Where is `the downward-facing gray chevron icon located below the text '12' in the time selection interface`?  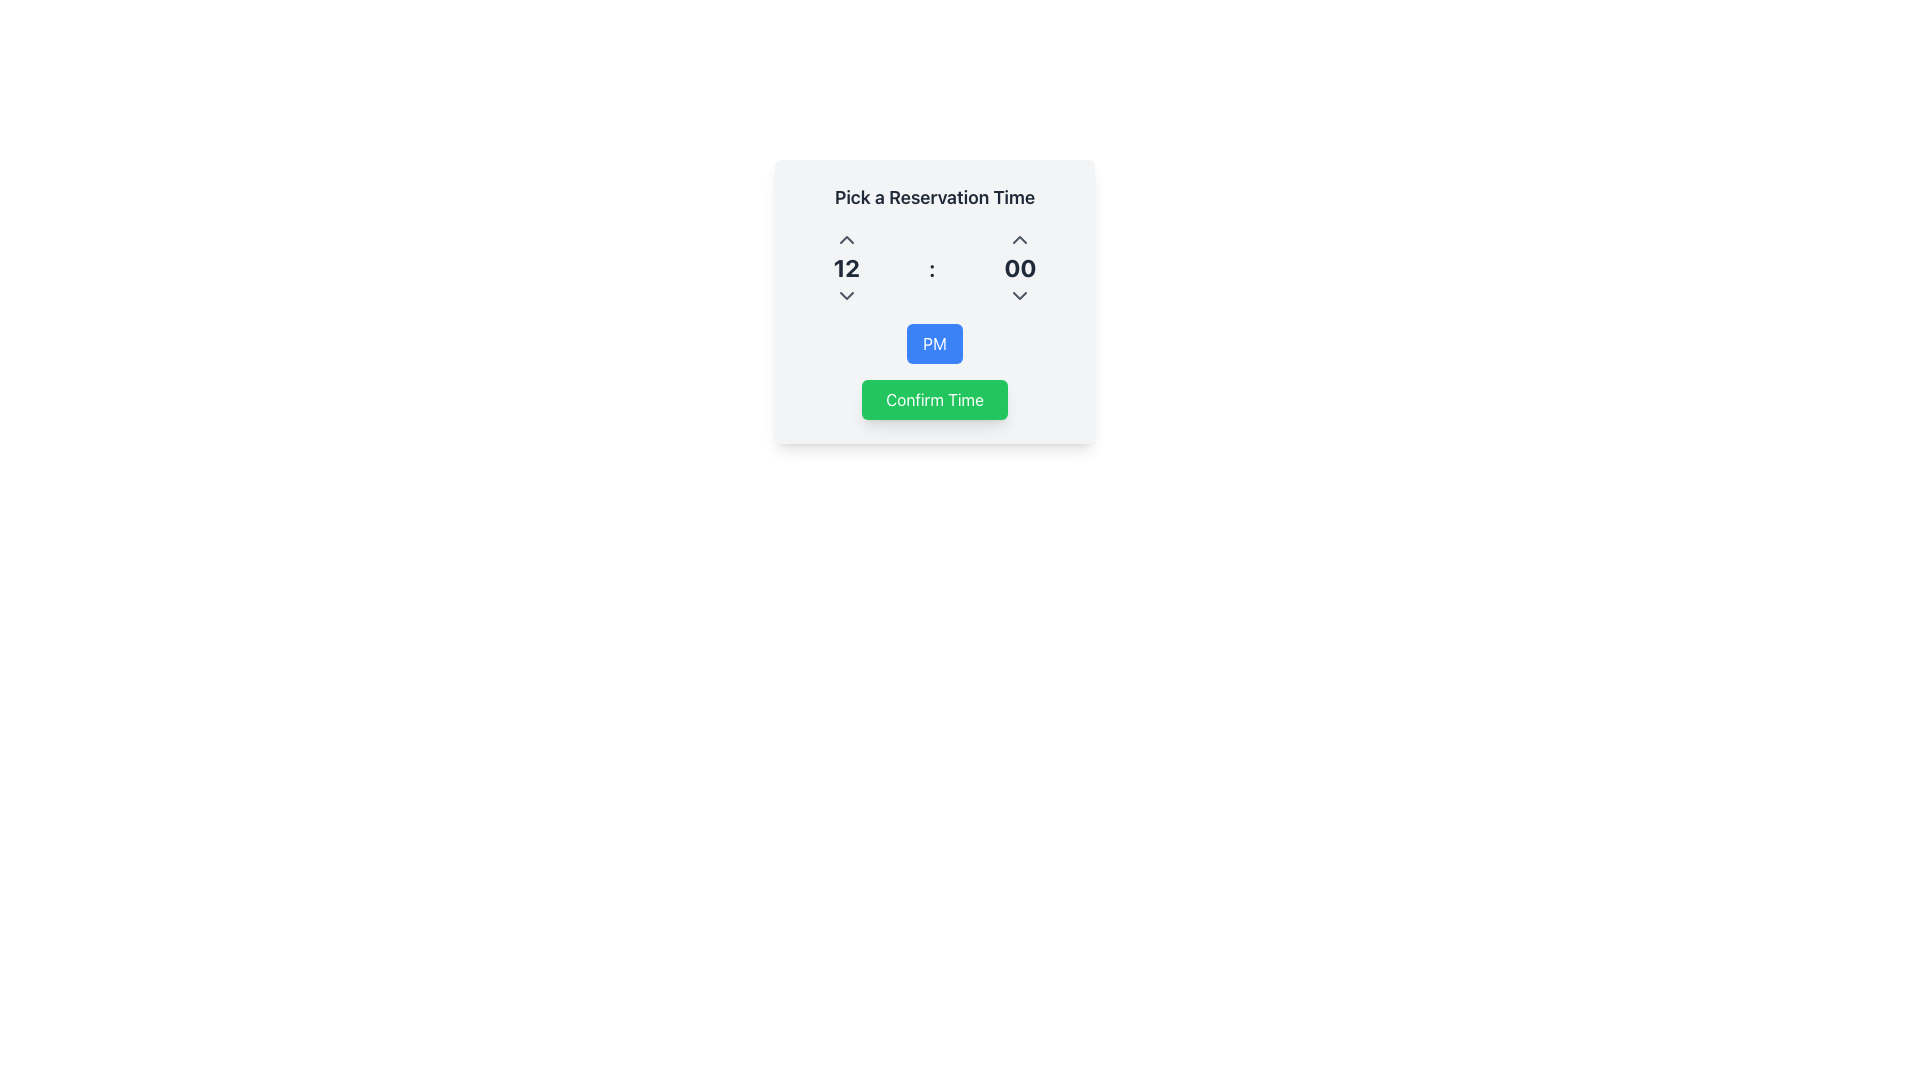
the downward-facing gray chevron icon located below the text '12' in the time selection interface is located at coordinates (846, 296).